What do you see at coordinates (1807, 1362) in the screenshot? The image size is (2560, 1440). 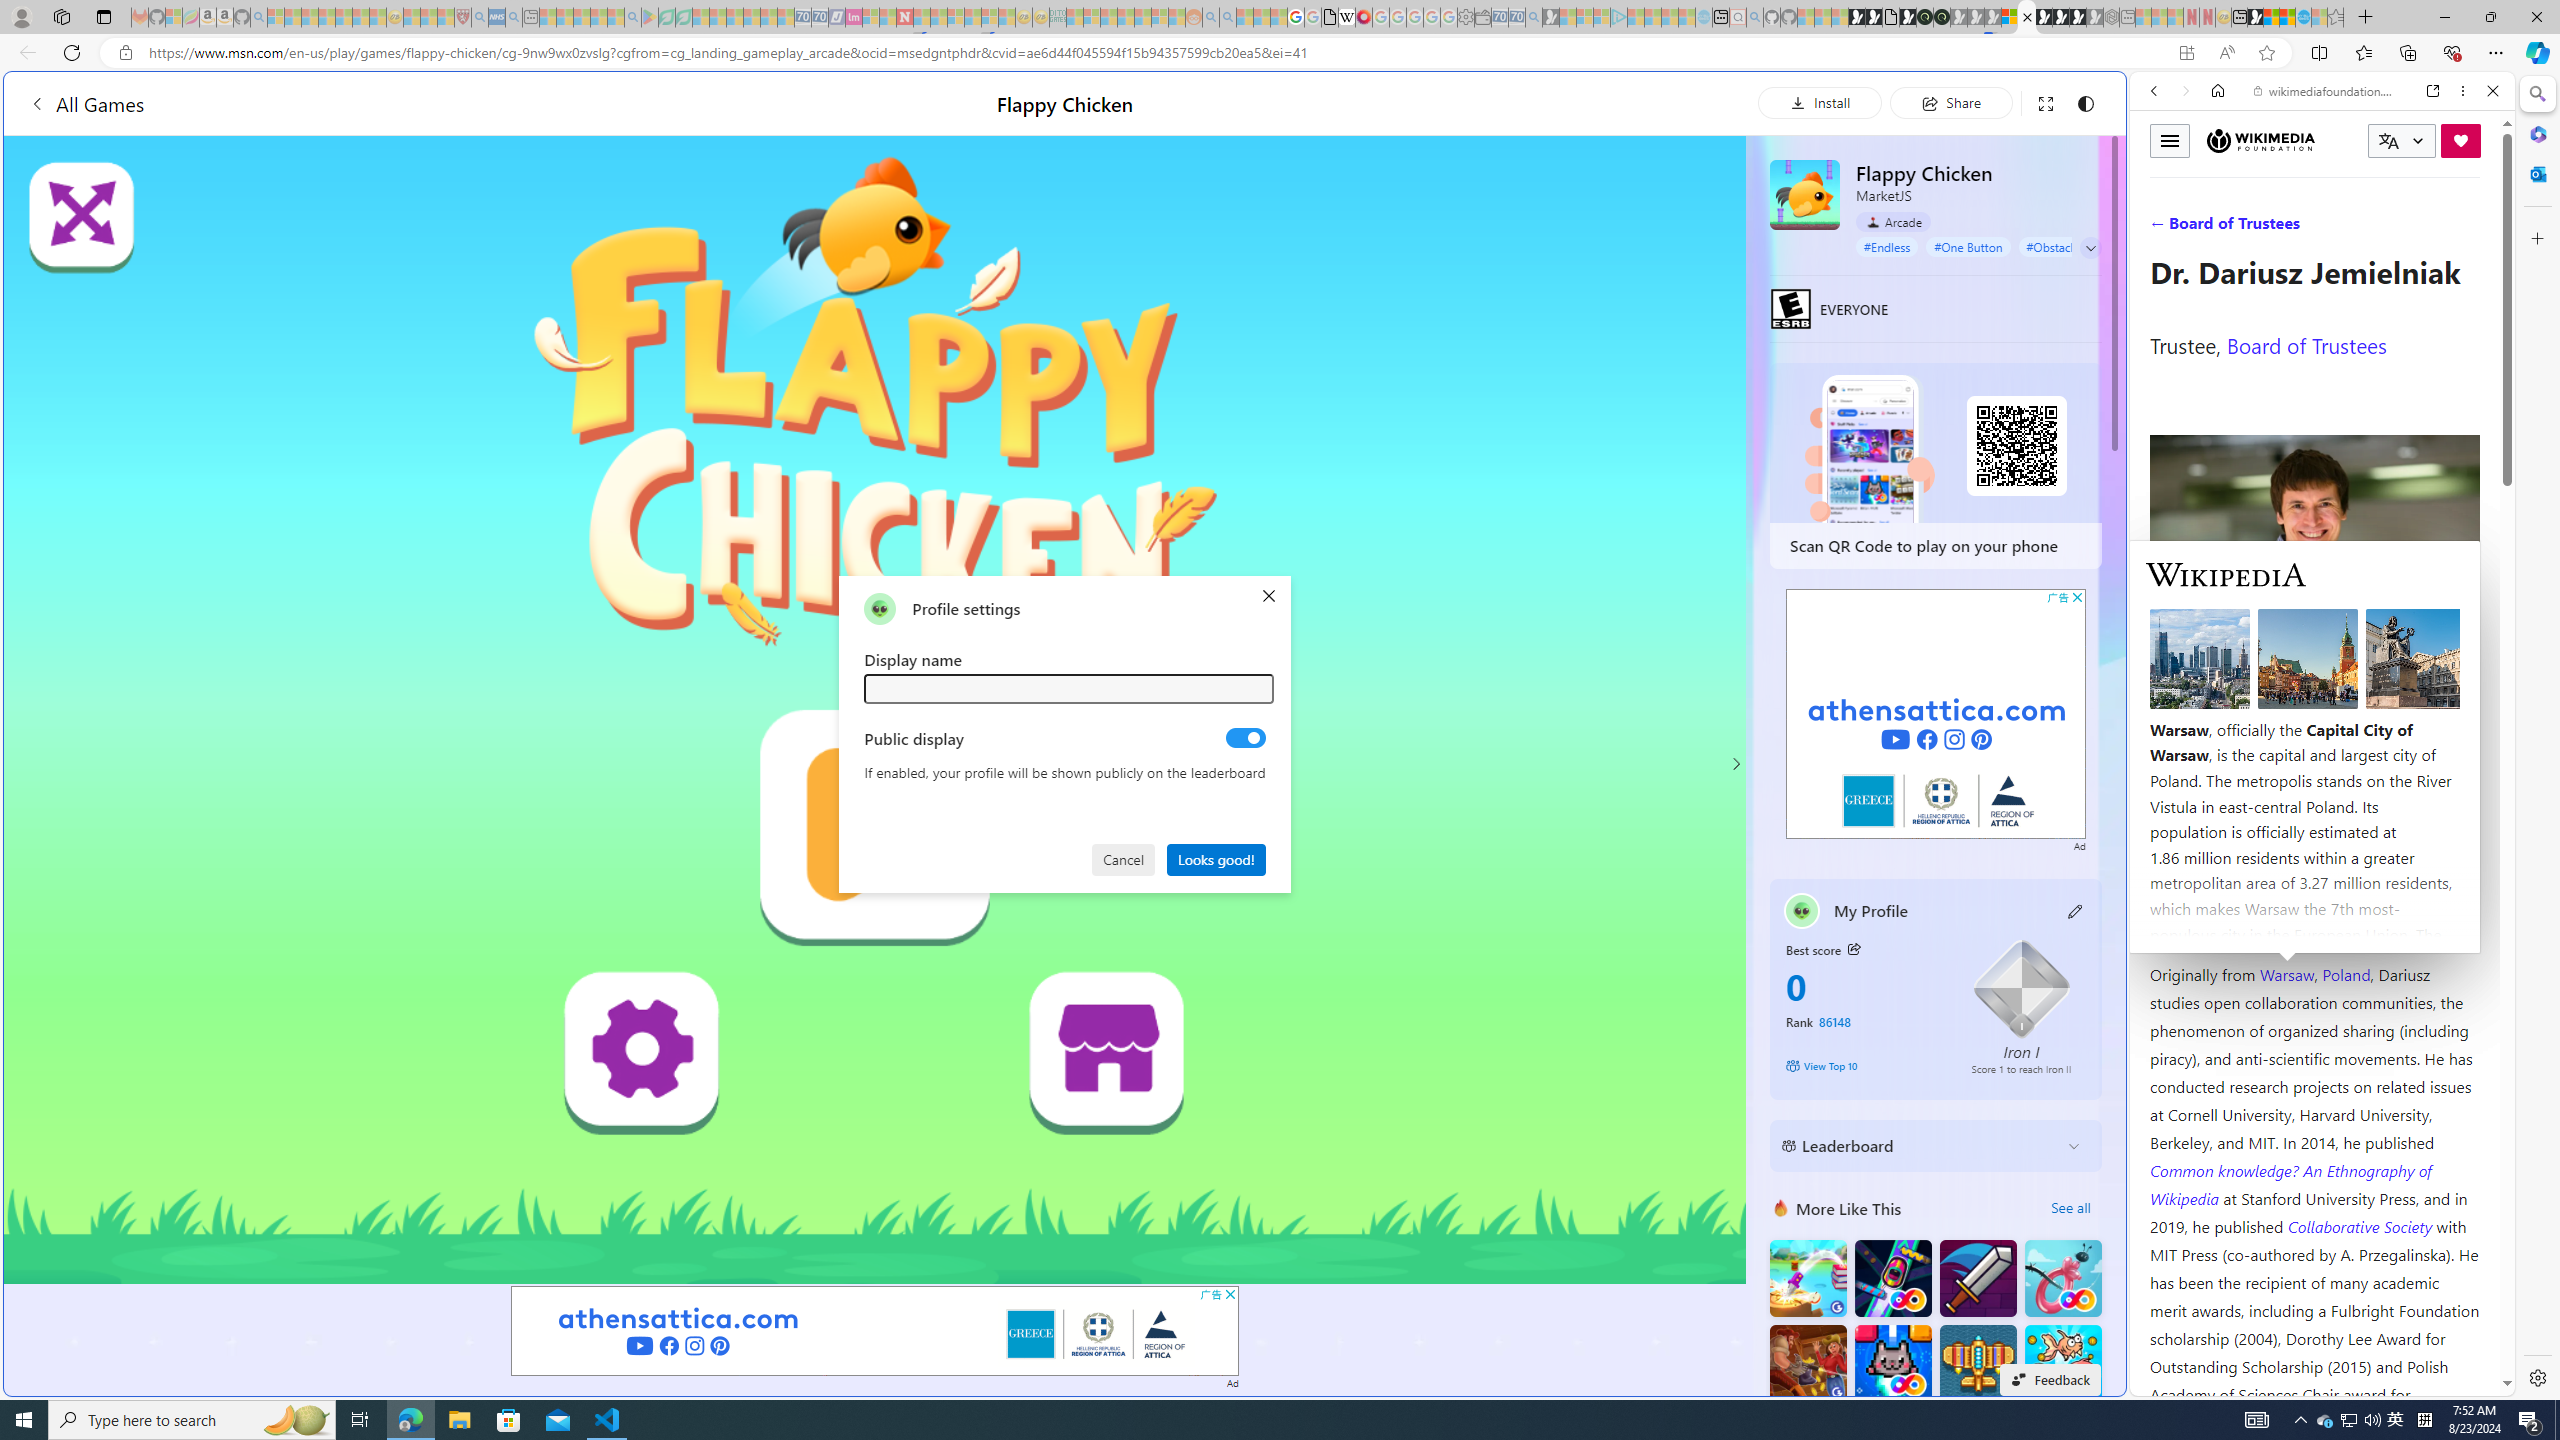 I see `'Saloon Robbery'` at bounding box center [1807, 1362].